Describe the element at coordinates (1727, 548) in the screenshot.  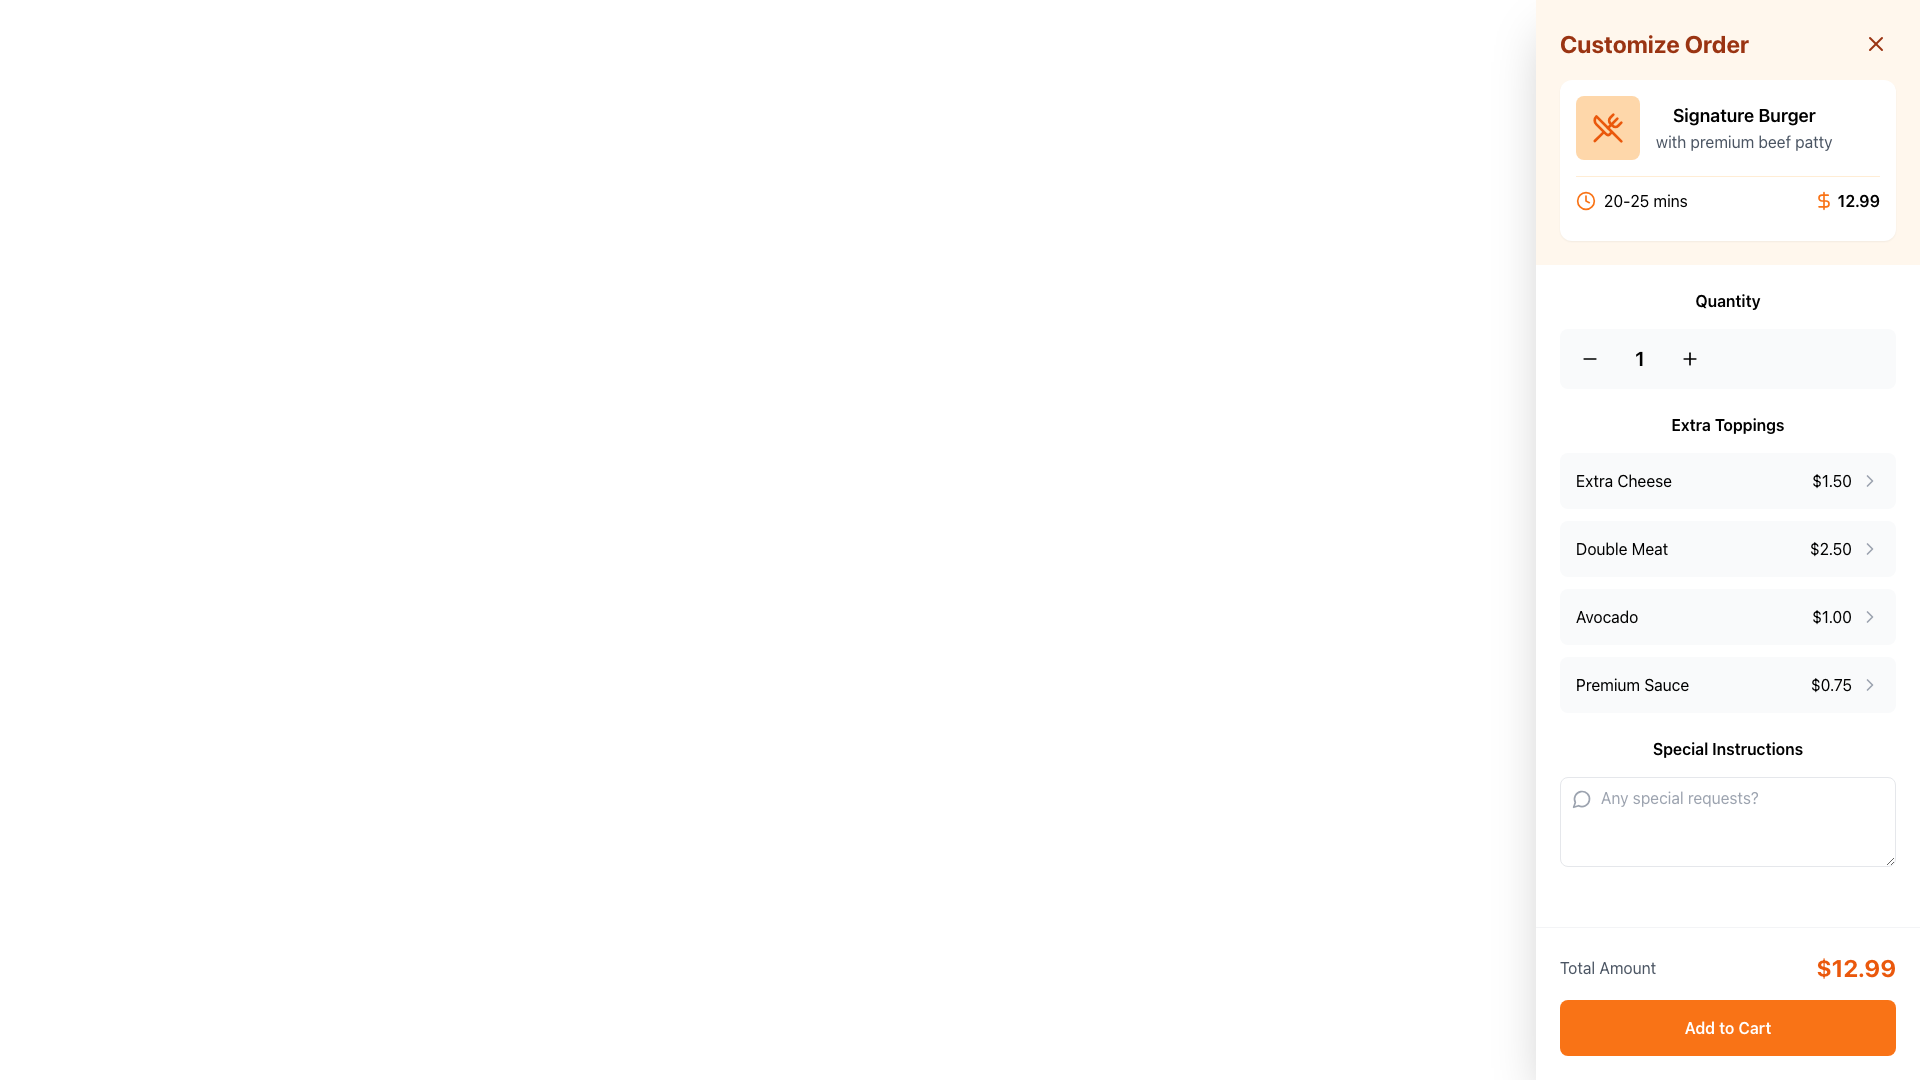
I see `the 'Double Meat' topping button for keyboard interaction` at that location.